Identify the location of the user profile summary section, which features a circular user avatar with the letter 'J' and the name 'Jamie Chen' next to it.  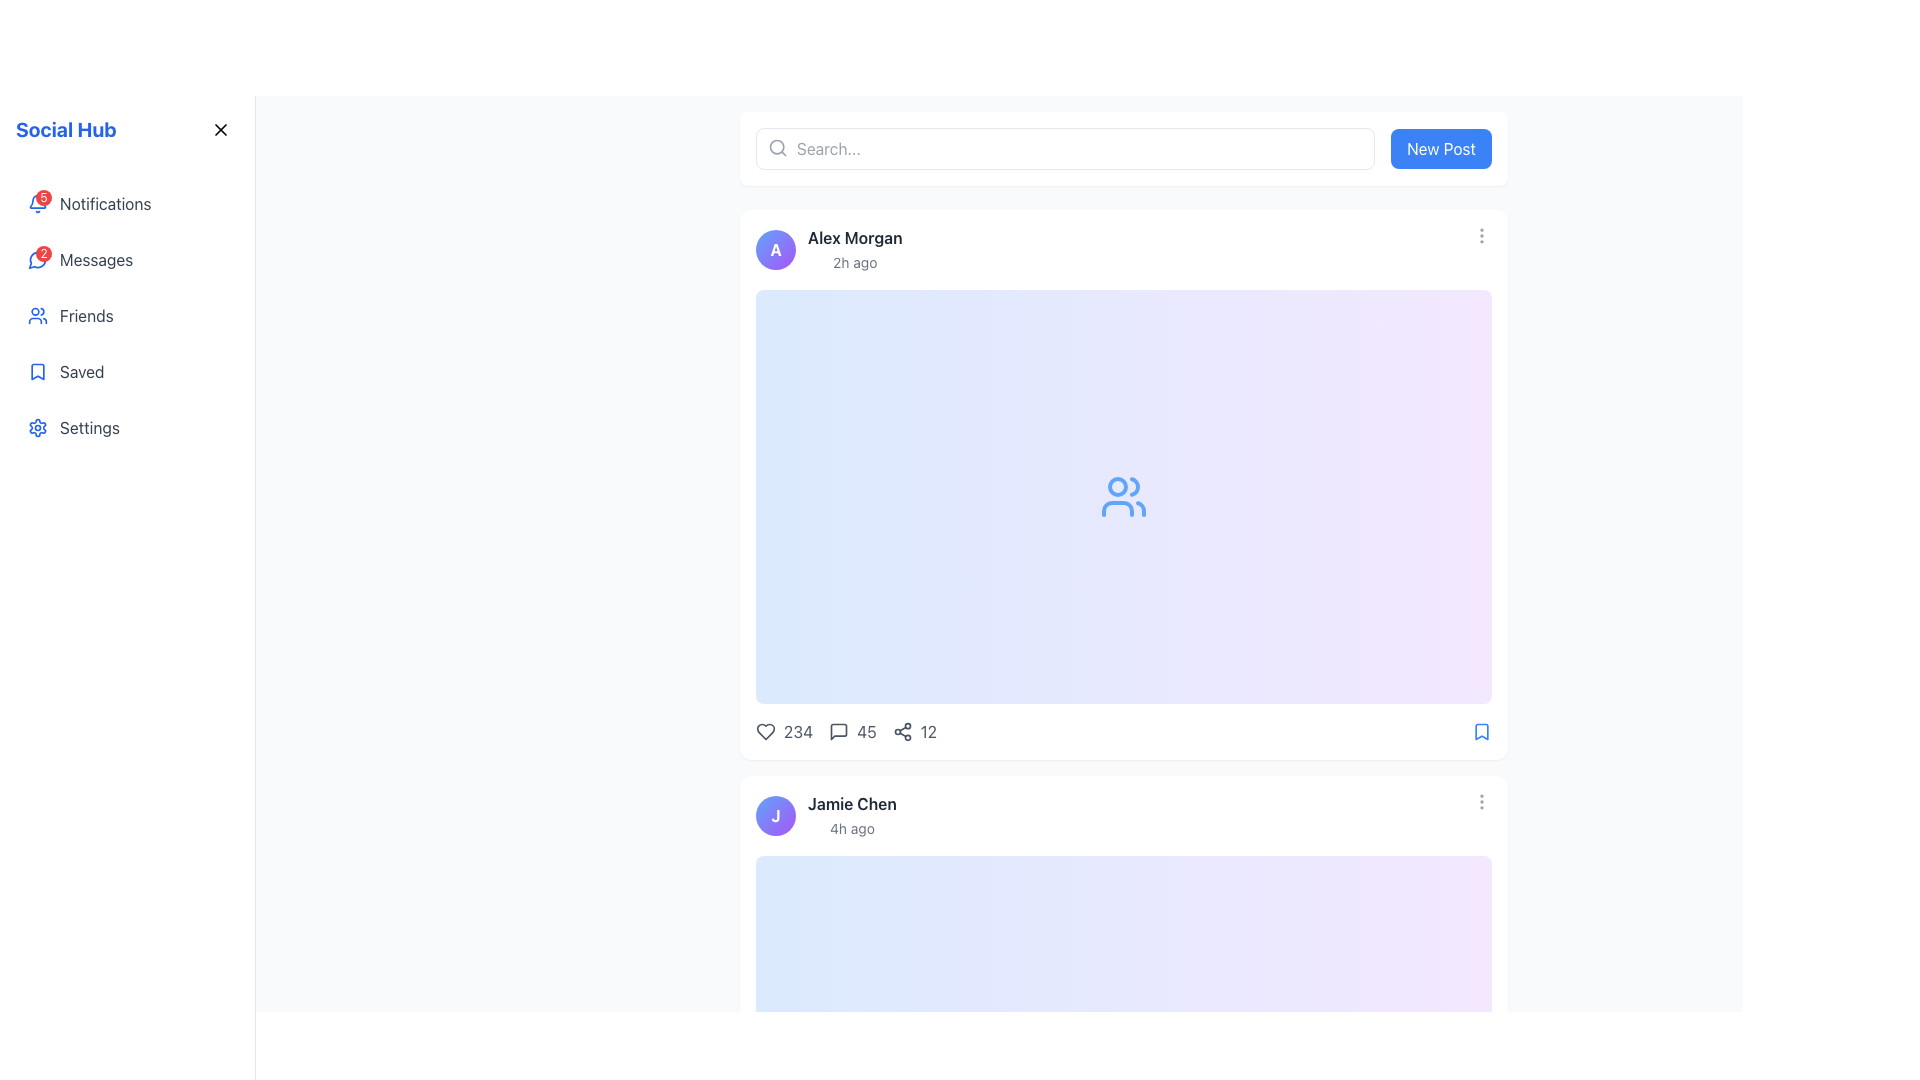
(826, 816).